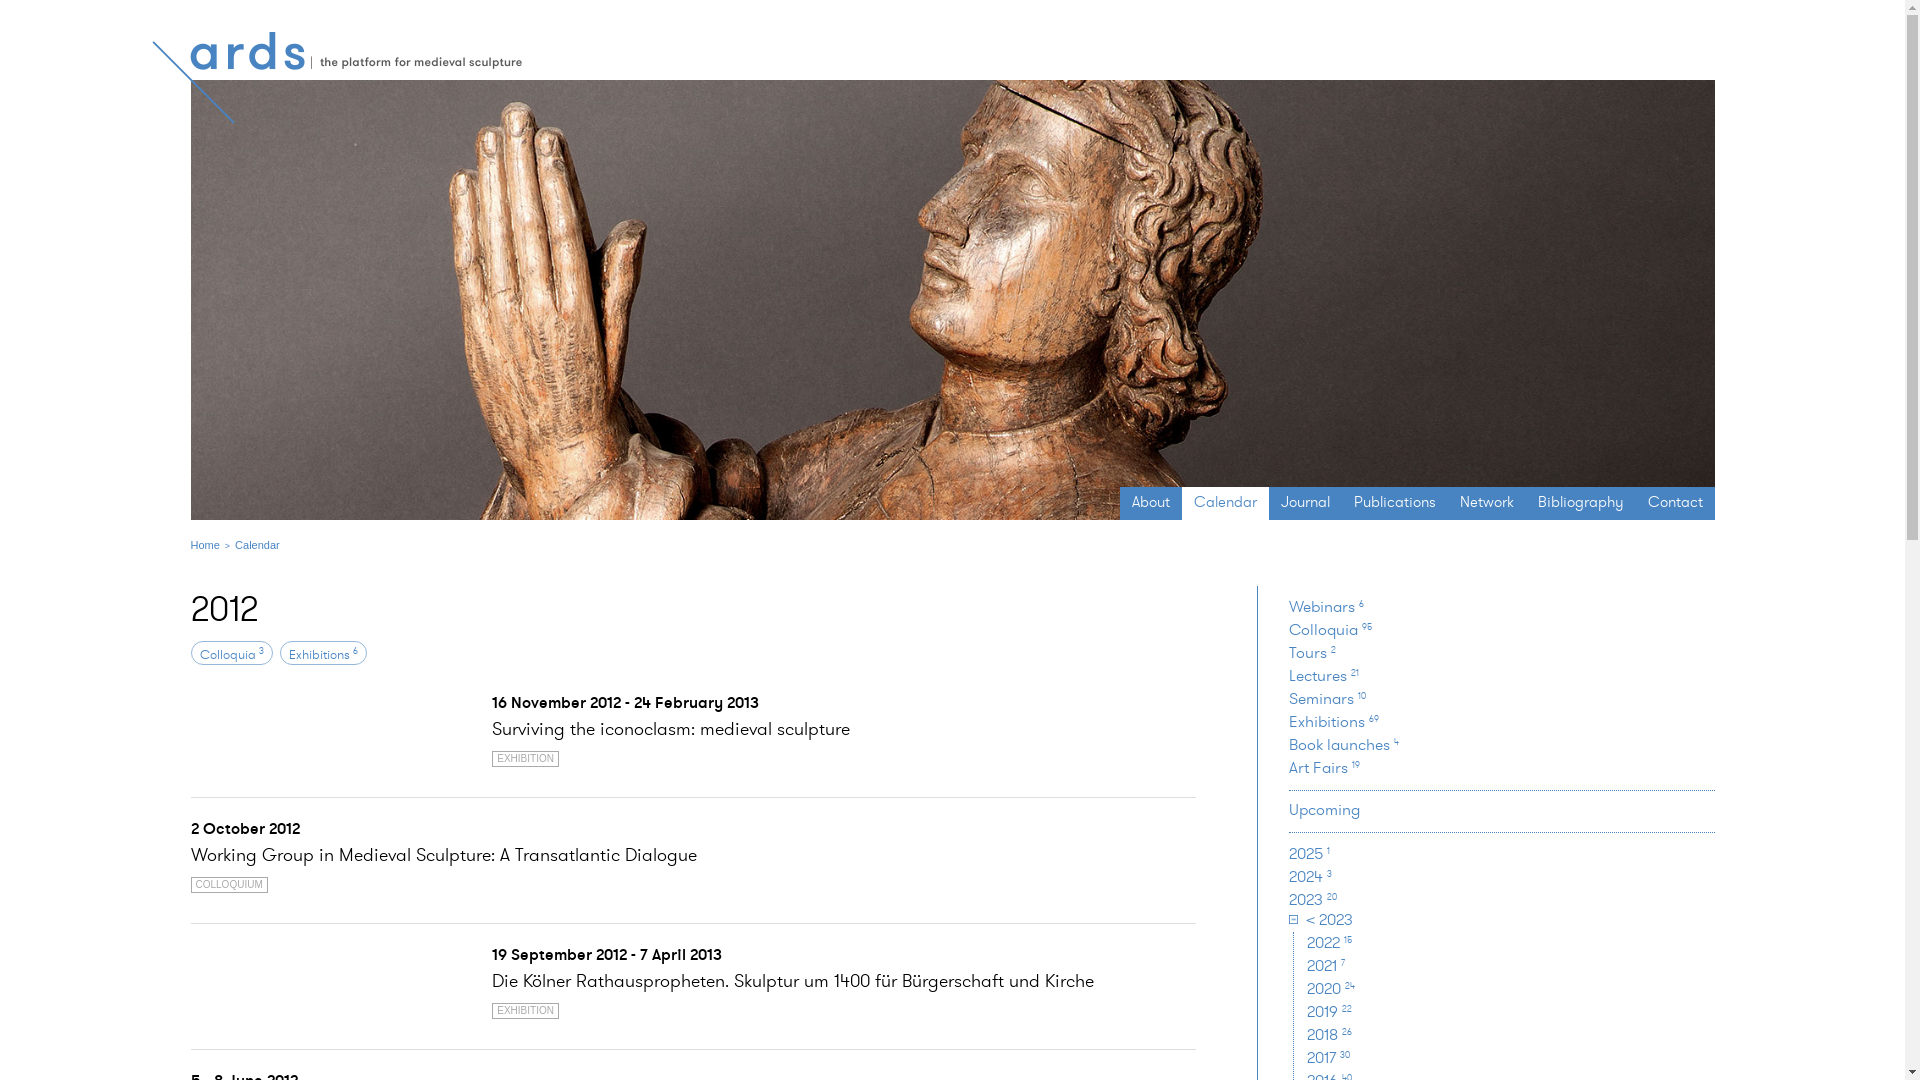 The height and width of the screenshot is (1080, 1920). Describe the element at coordinates (1675, 500) in the screenshot. I see `'Contact'` at that location.